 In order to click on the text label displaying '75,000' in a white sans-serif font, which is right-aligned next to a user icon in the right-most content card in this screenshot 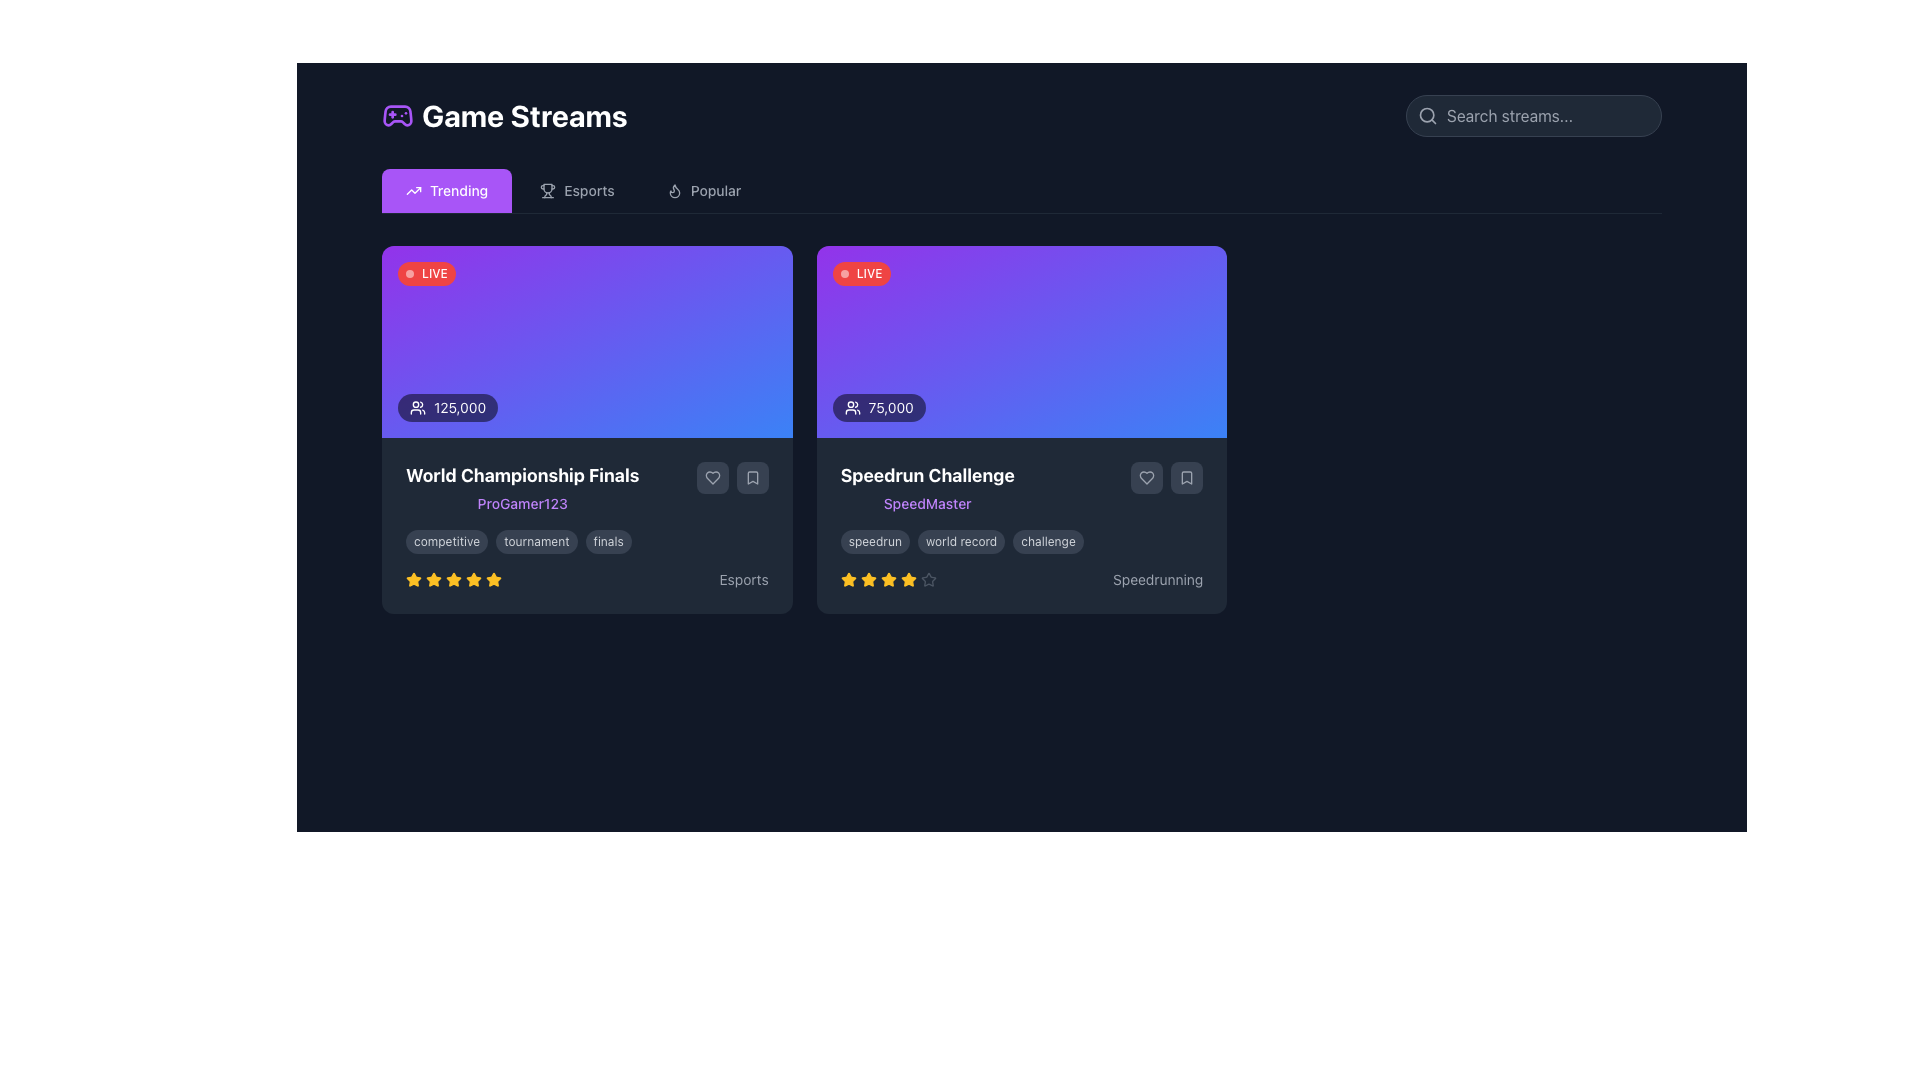, I will do `click(890, 407)`.